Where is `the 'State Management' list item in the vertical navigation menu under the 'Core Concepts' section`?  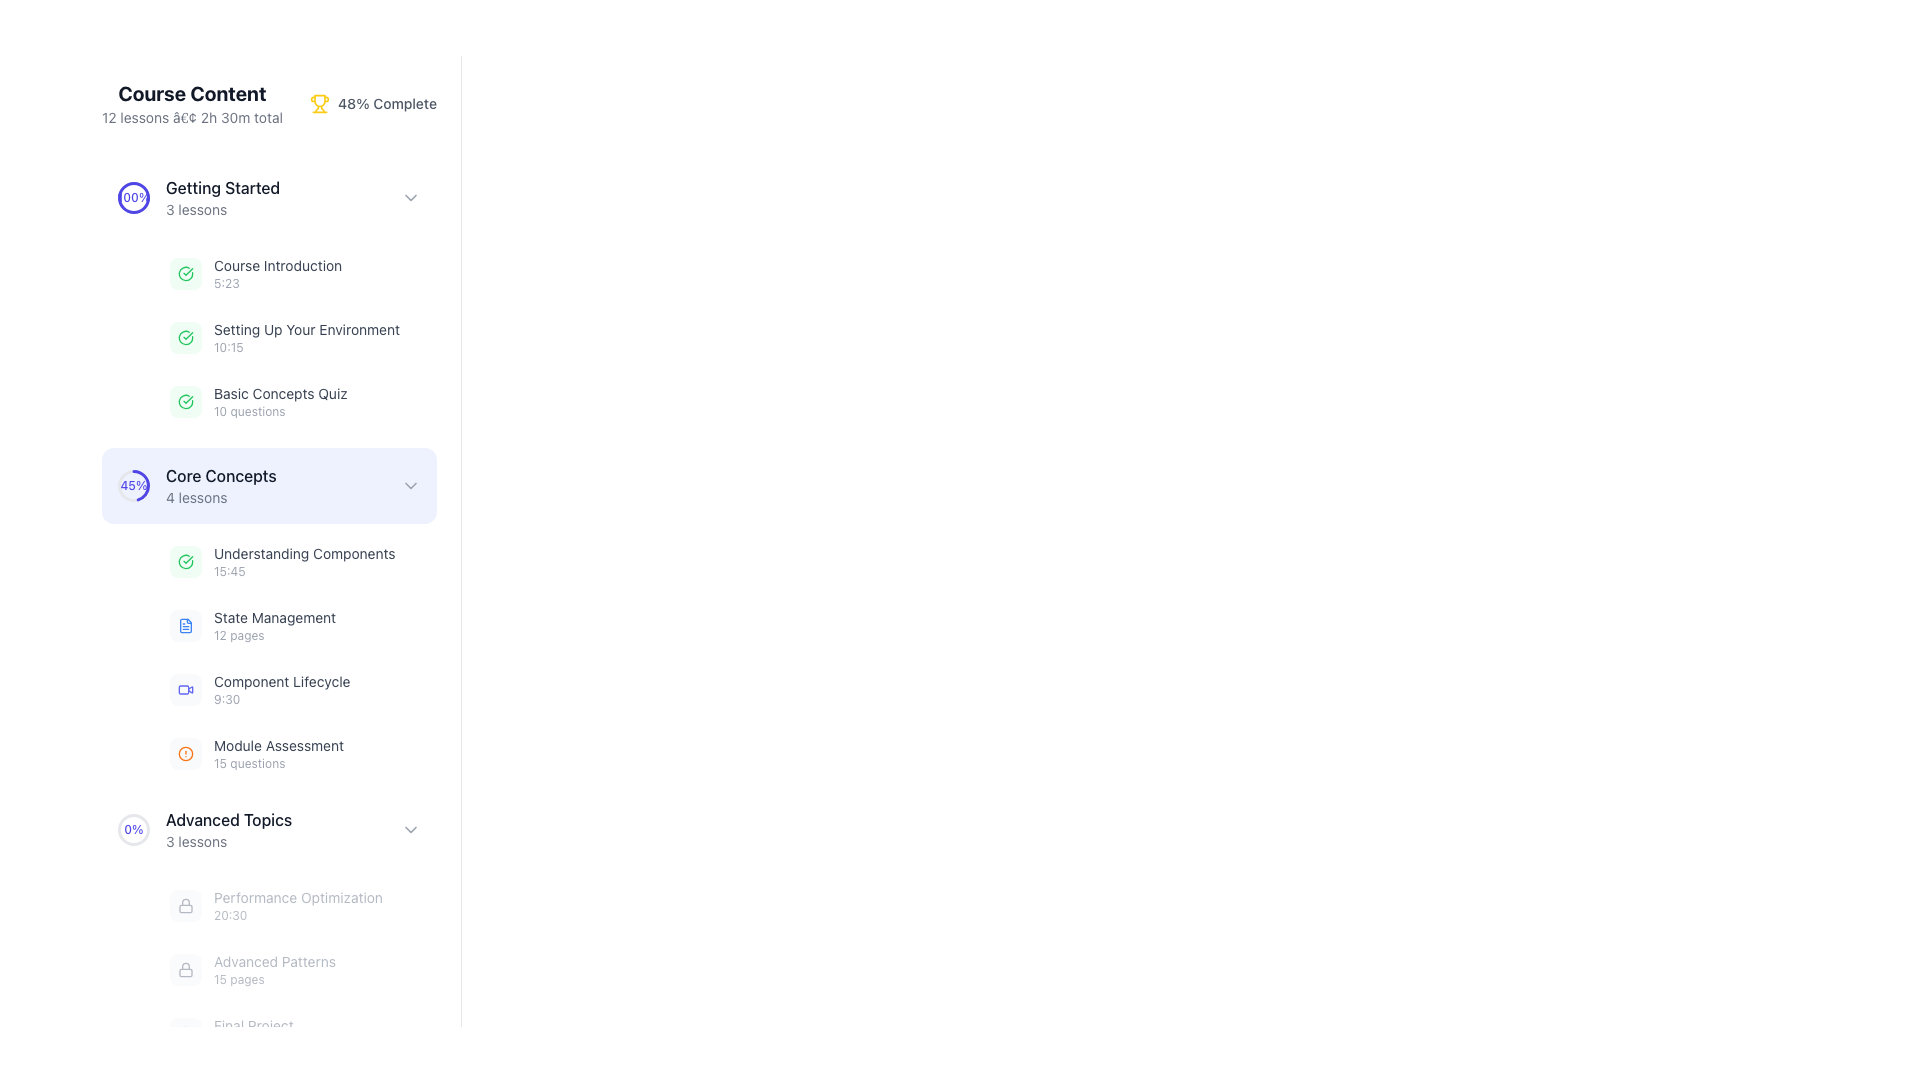
the 'State Management' list item in the vertical navigation menu under the 'Core Concepts' section is located at coordinates (268, 658).